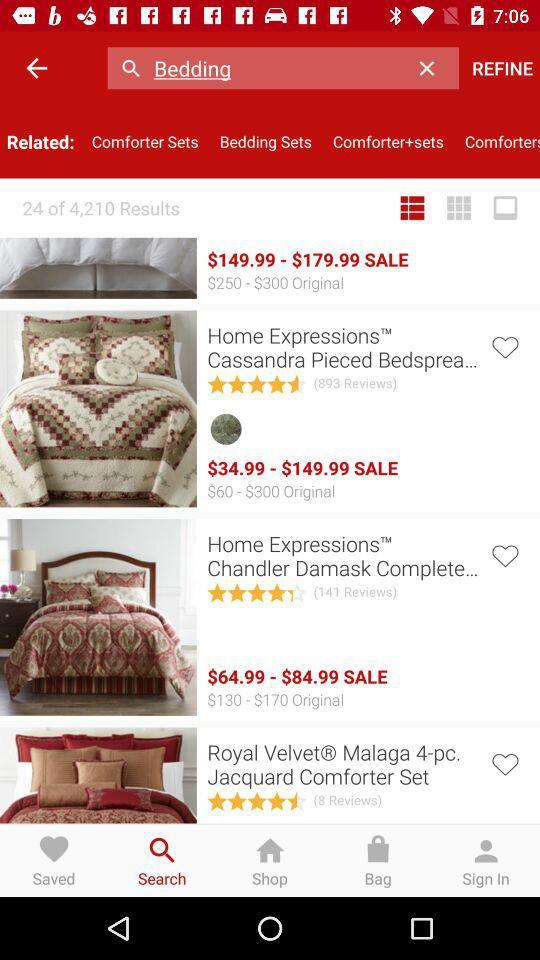 The width and height of the screenshot is (540, 960). I want to click on item, so click(503, 761).